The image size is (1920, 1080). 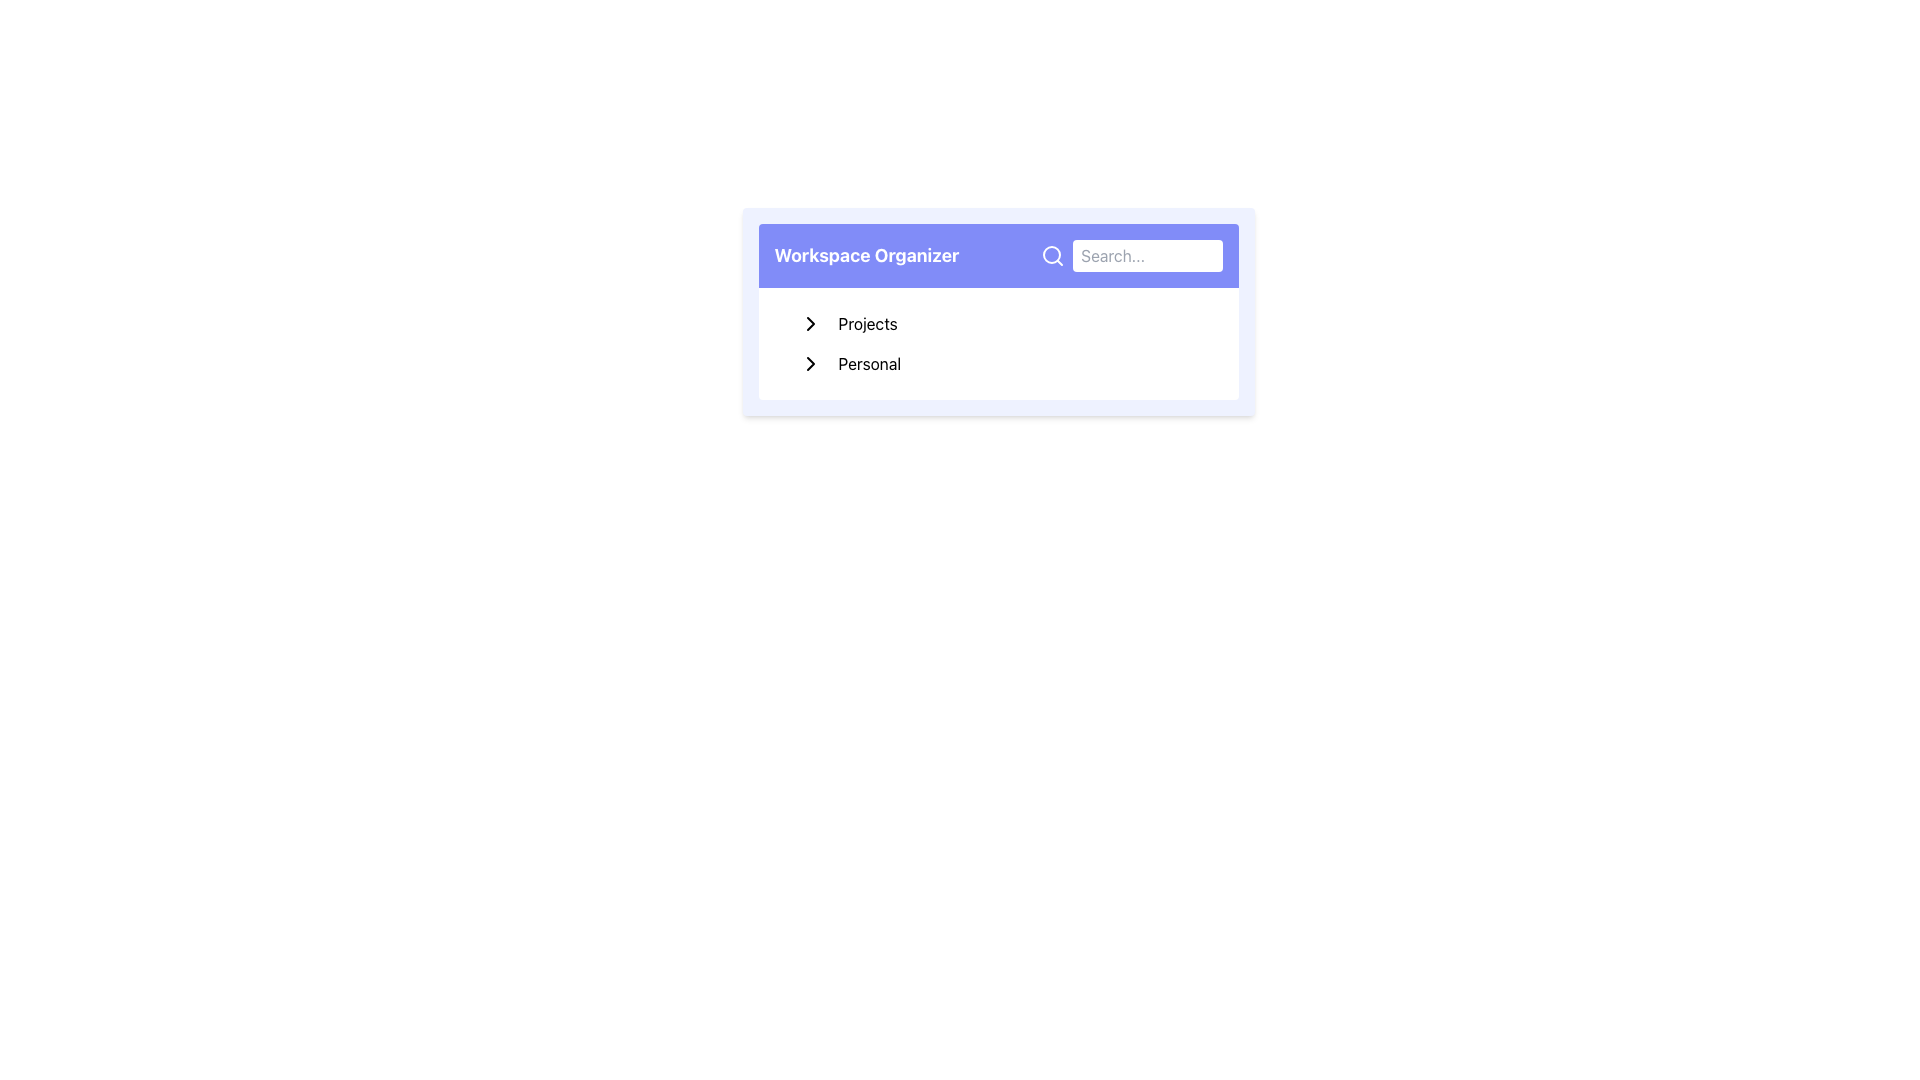 What do you see at coordinates (810, 323) in the screenshot?
I see `the first rightward-pointing chevron arrow adjacent to the 'Projects' text in the vertical list of the 'Workspace Organizer' frame` at bounding box center [810, 323].